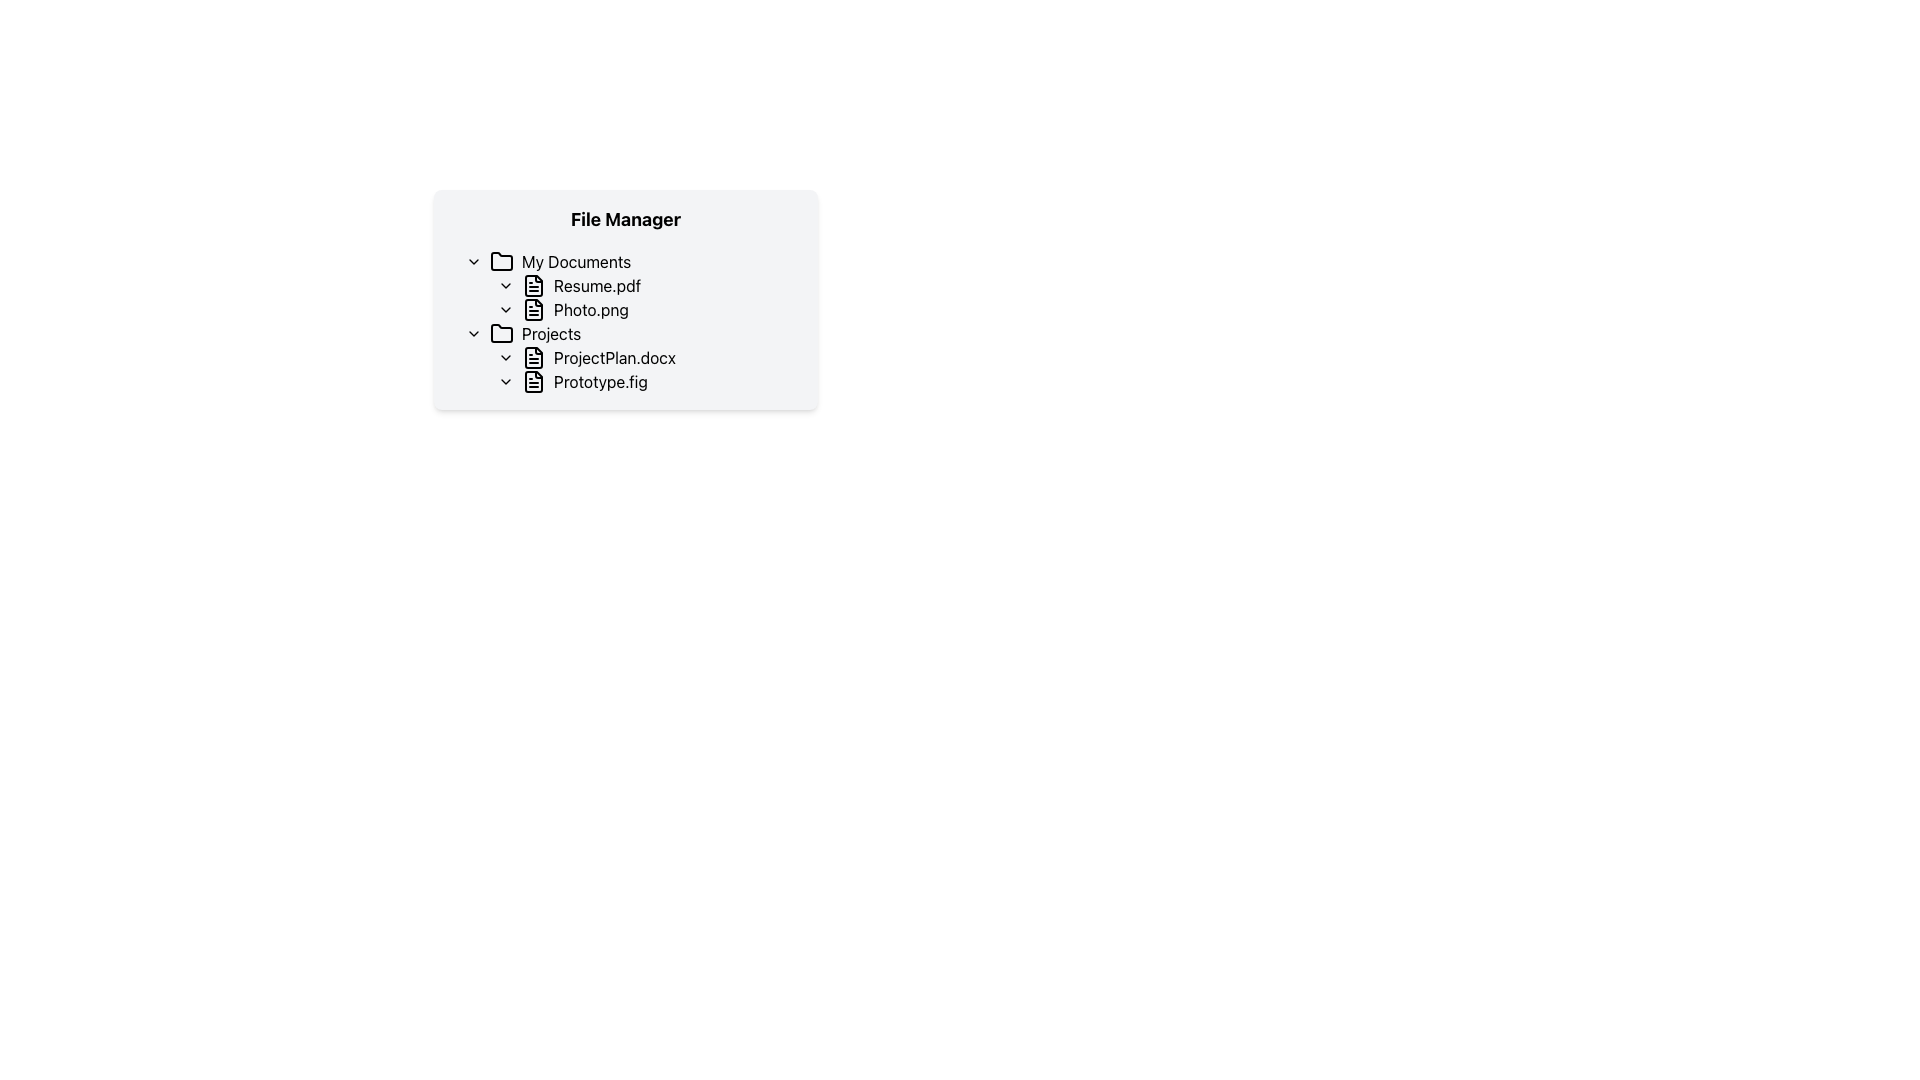 This screenshot has width=1920, height=1080. I want to click on the expansion toggle button located to the left of the 'ProjectPlan.docx' text label in the 'Projects' section of the File Manager interface, so click(505, 357).